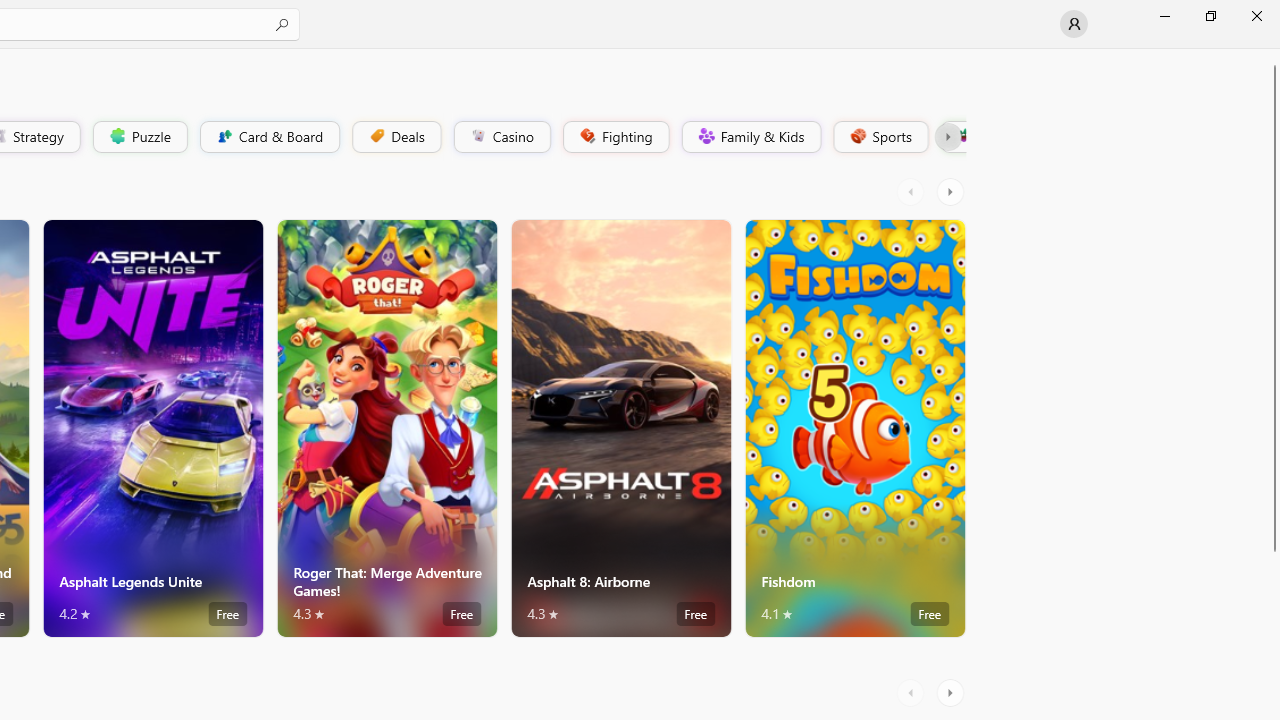 This screenshot has width=1280, height=720. What do you see at coordinates (946, 135) in the screenshot?
I see `'Class: Button'` at bounding box center [946, 135].